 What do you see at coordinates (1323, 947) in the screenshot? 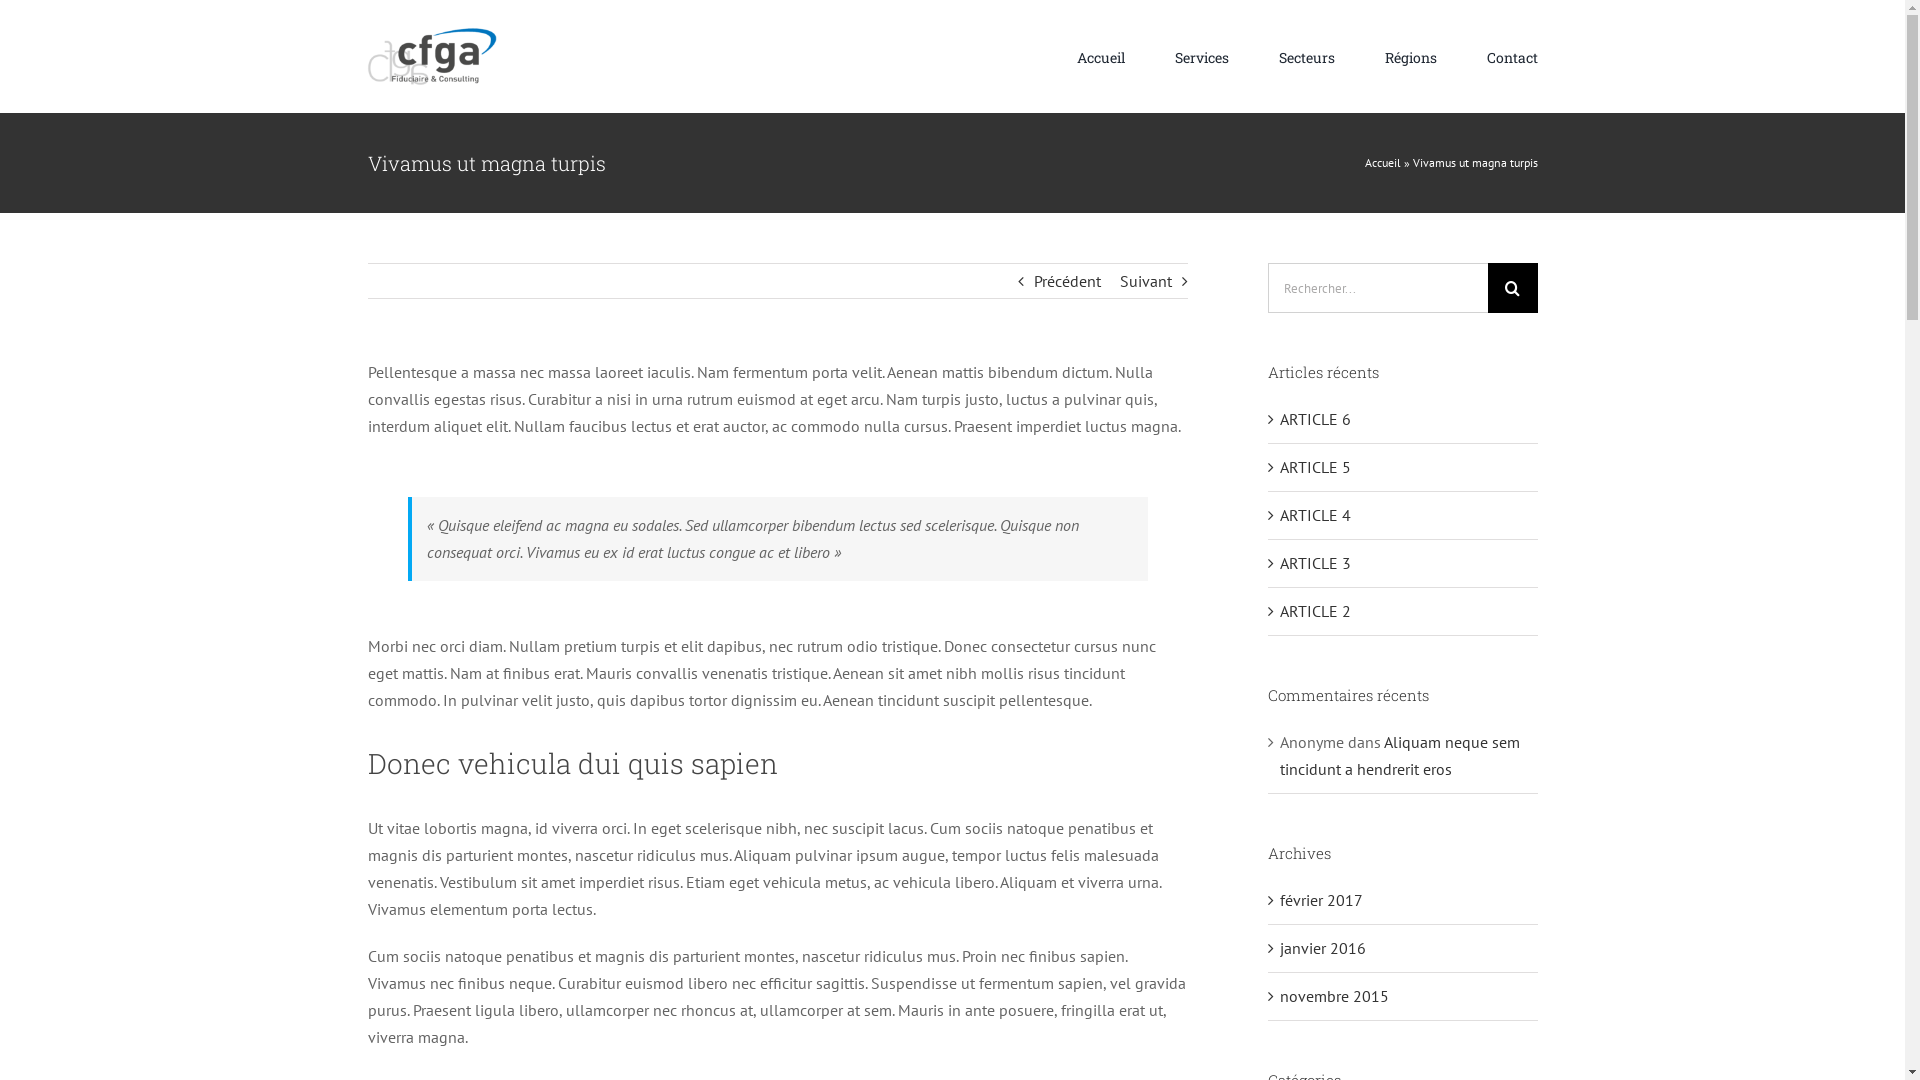
I see `'janvier 2016'` at bounding box center [1323, 947].